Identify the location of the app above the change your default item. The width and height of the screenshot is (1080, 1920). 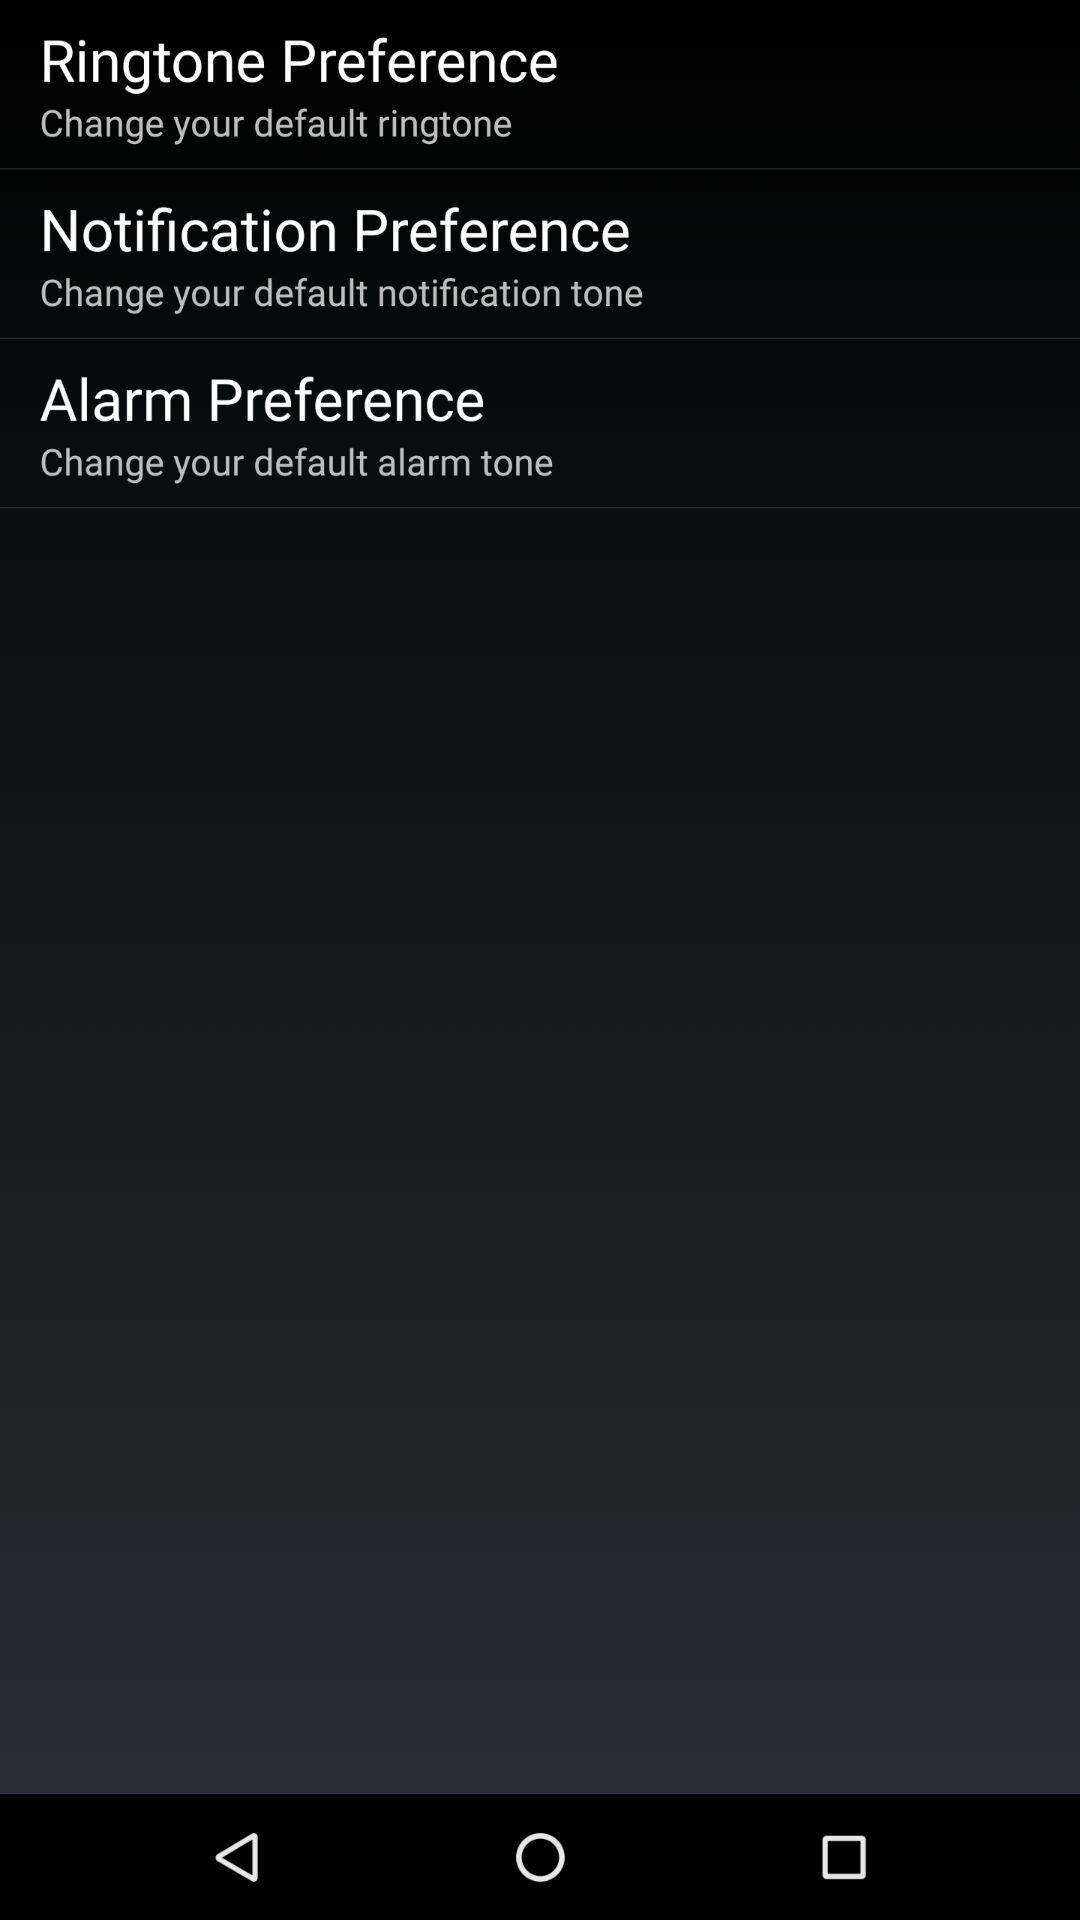
(261, 397).